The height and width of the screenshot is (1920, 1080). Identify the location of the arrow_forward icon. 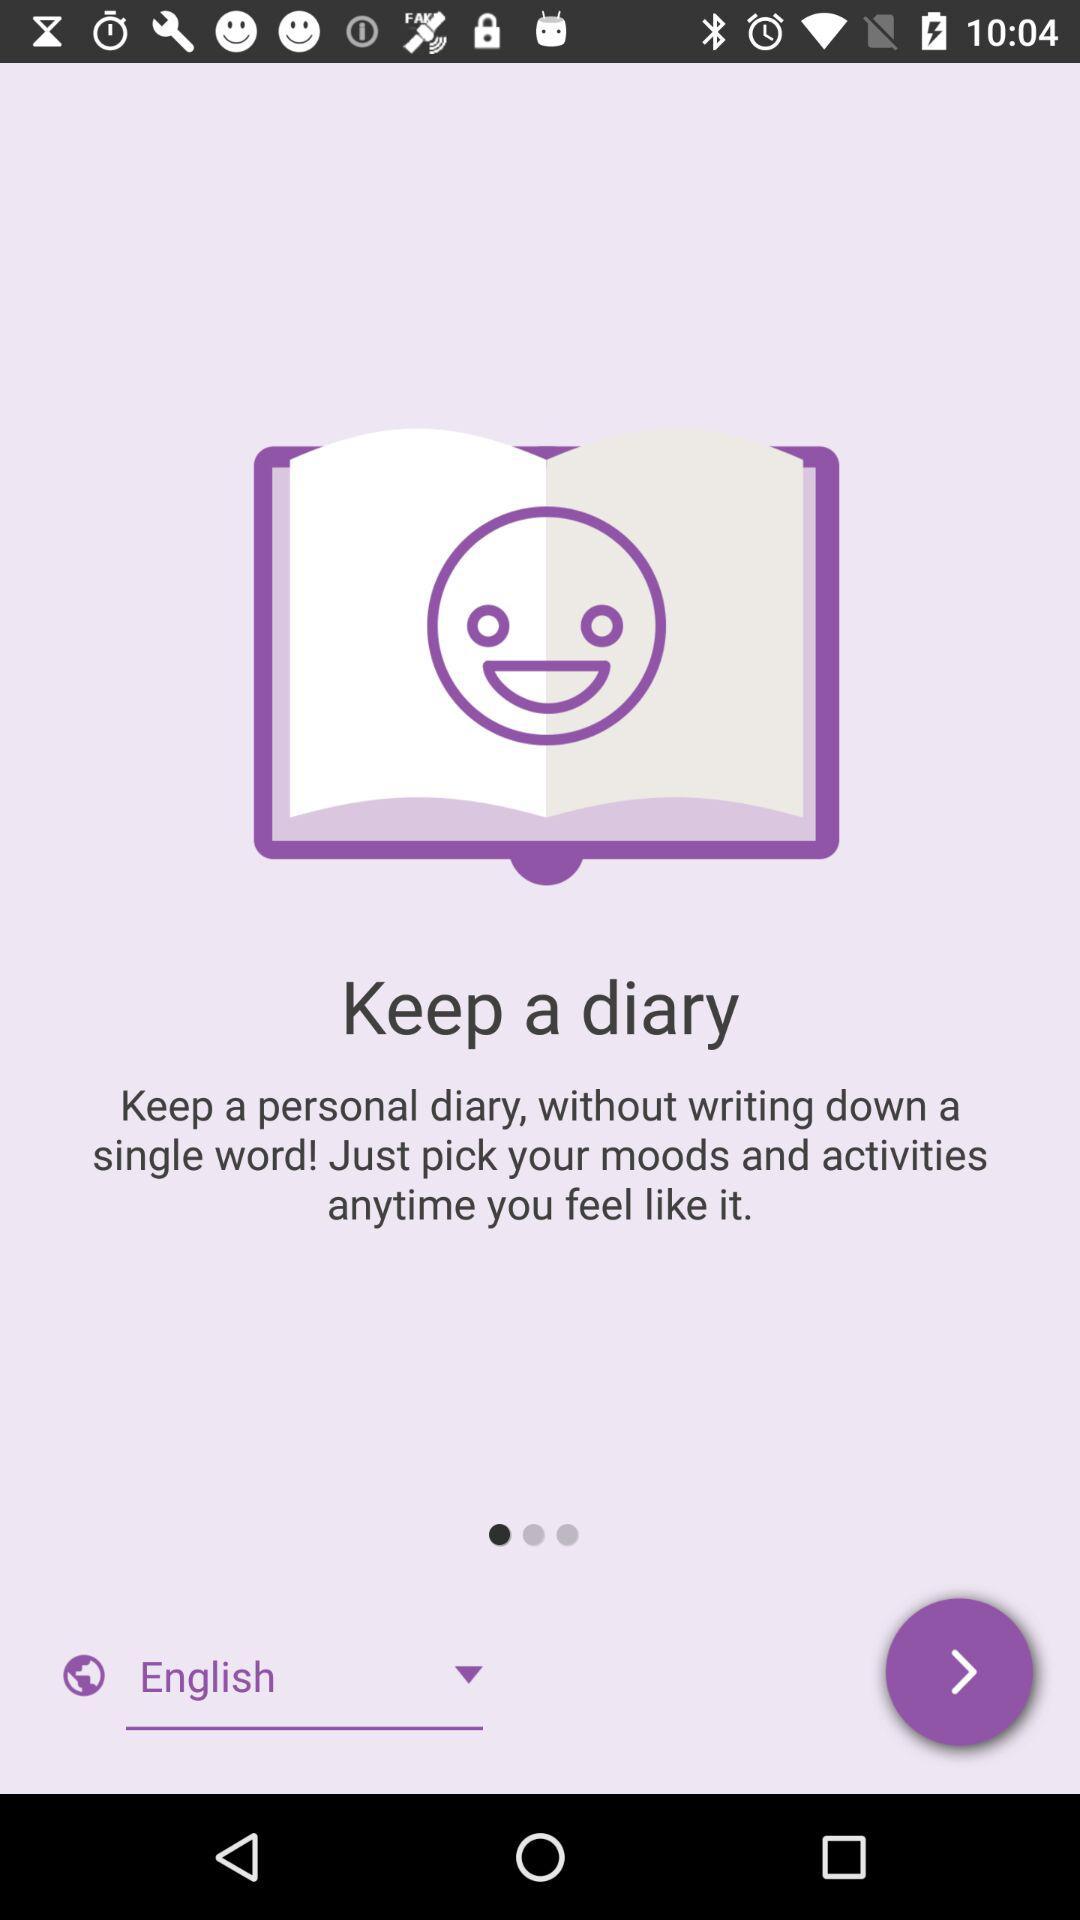
(960, 1675).